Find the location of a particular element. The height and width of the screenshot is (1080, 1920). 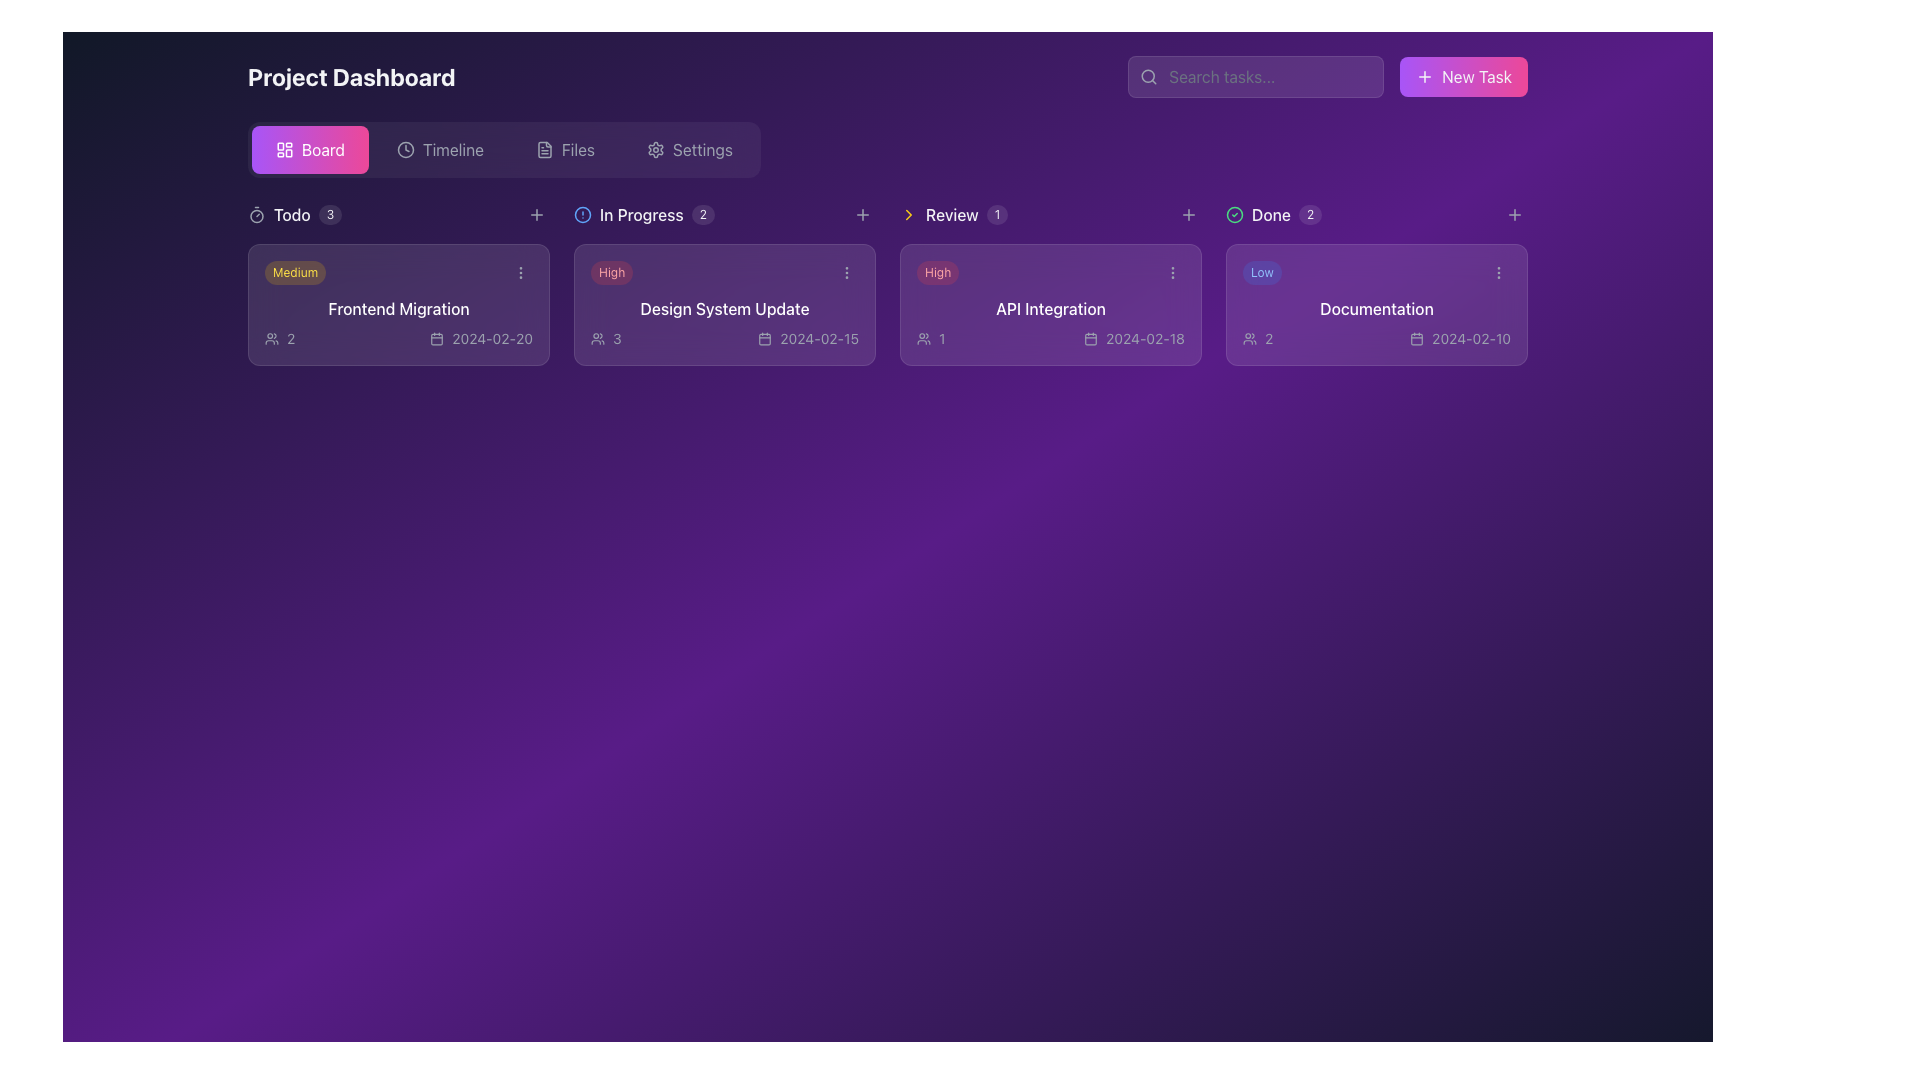

the circular green outlined icon with a checkmark located in the 'Done' section of the project dashboard, positioned to the left of the text 'Done' is located at coordinates (1233, 215).